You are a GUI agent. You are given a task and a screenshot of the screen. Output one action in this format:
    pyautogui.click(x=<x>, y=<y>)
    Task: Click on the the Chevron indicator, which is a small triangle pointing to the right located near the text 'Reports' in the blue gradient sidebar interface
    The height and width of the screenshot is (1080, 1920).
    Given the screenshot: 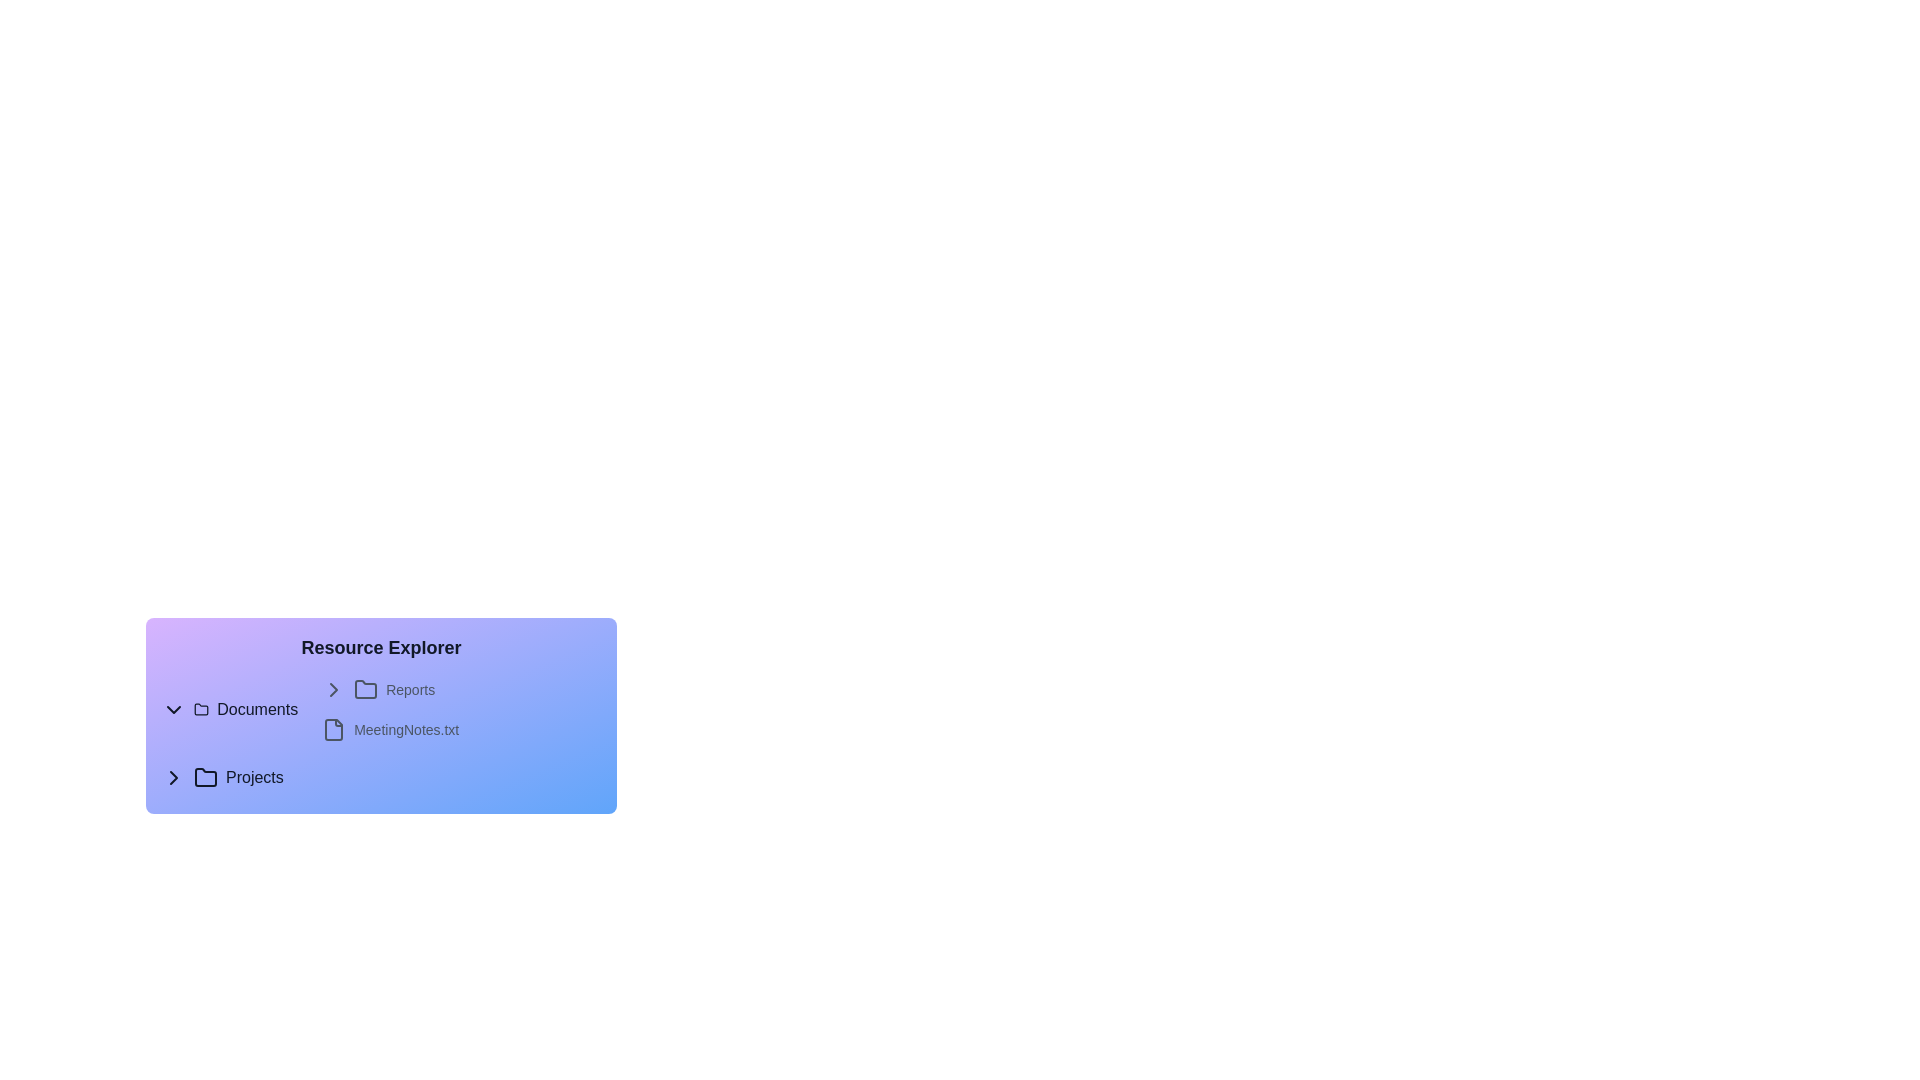 What is the action you would take?
    pyautogui.click(x=173, y=777)
    